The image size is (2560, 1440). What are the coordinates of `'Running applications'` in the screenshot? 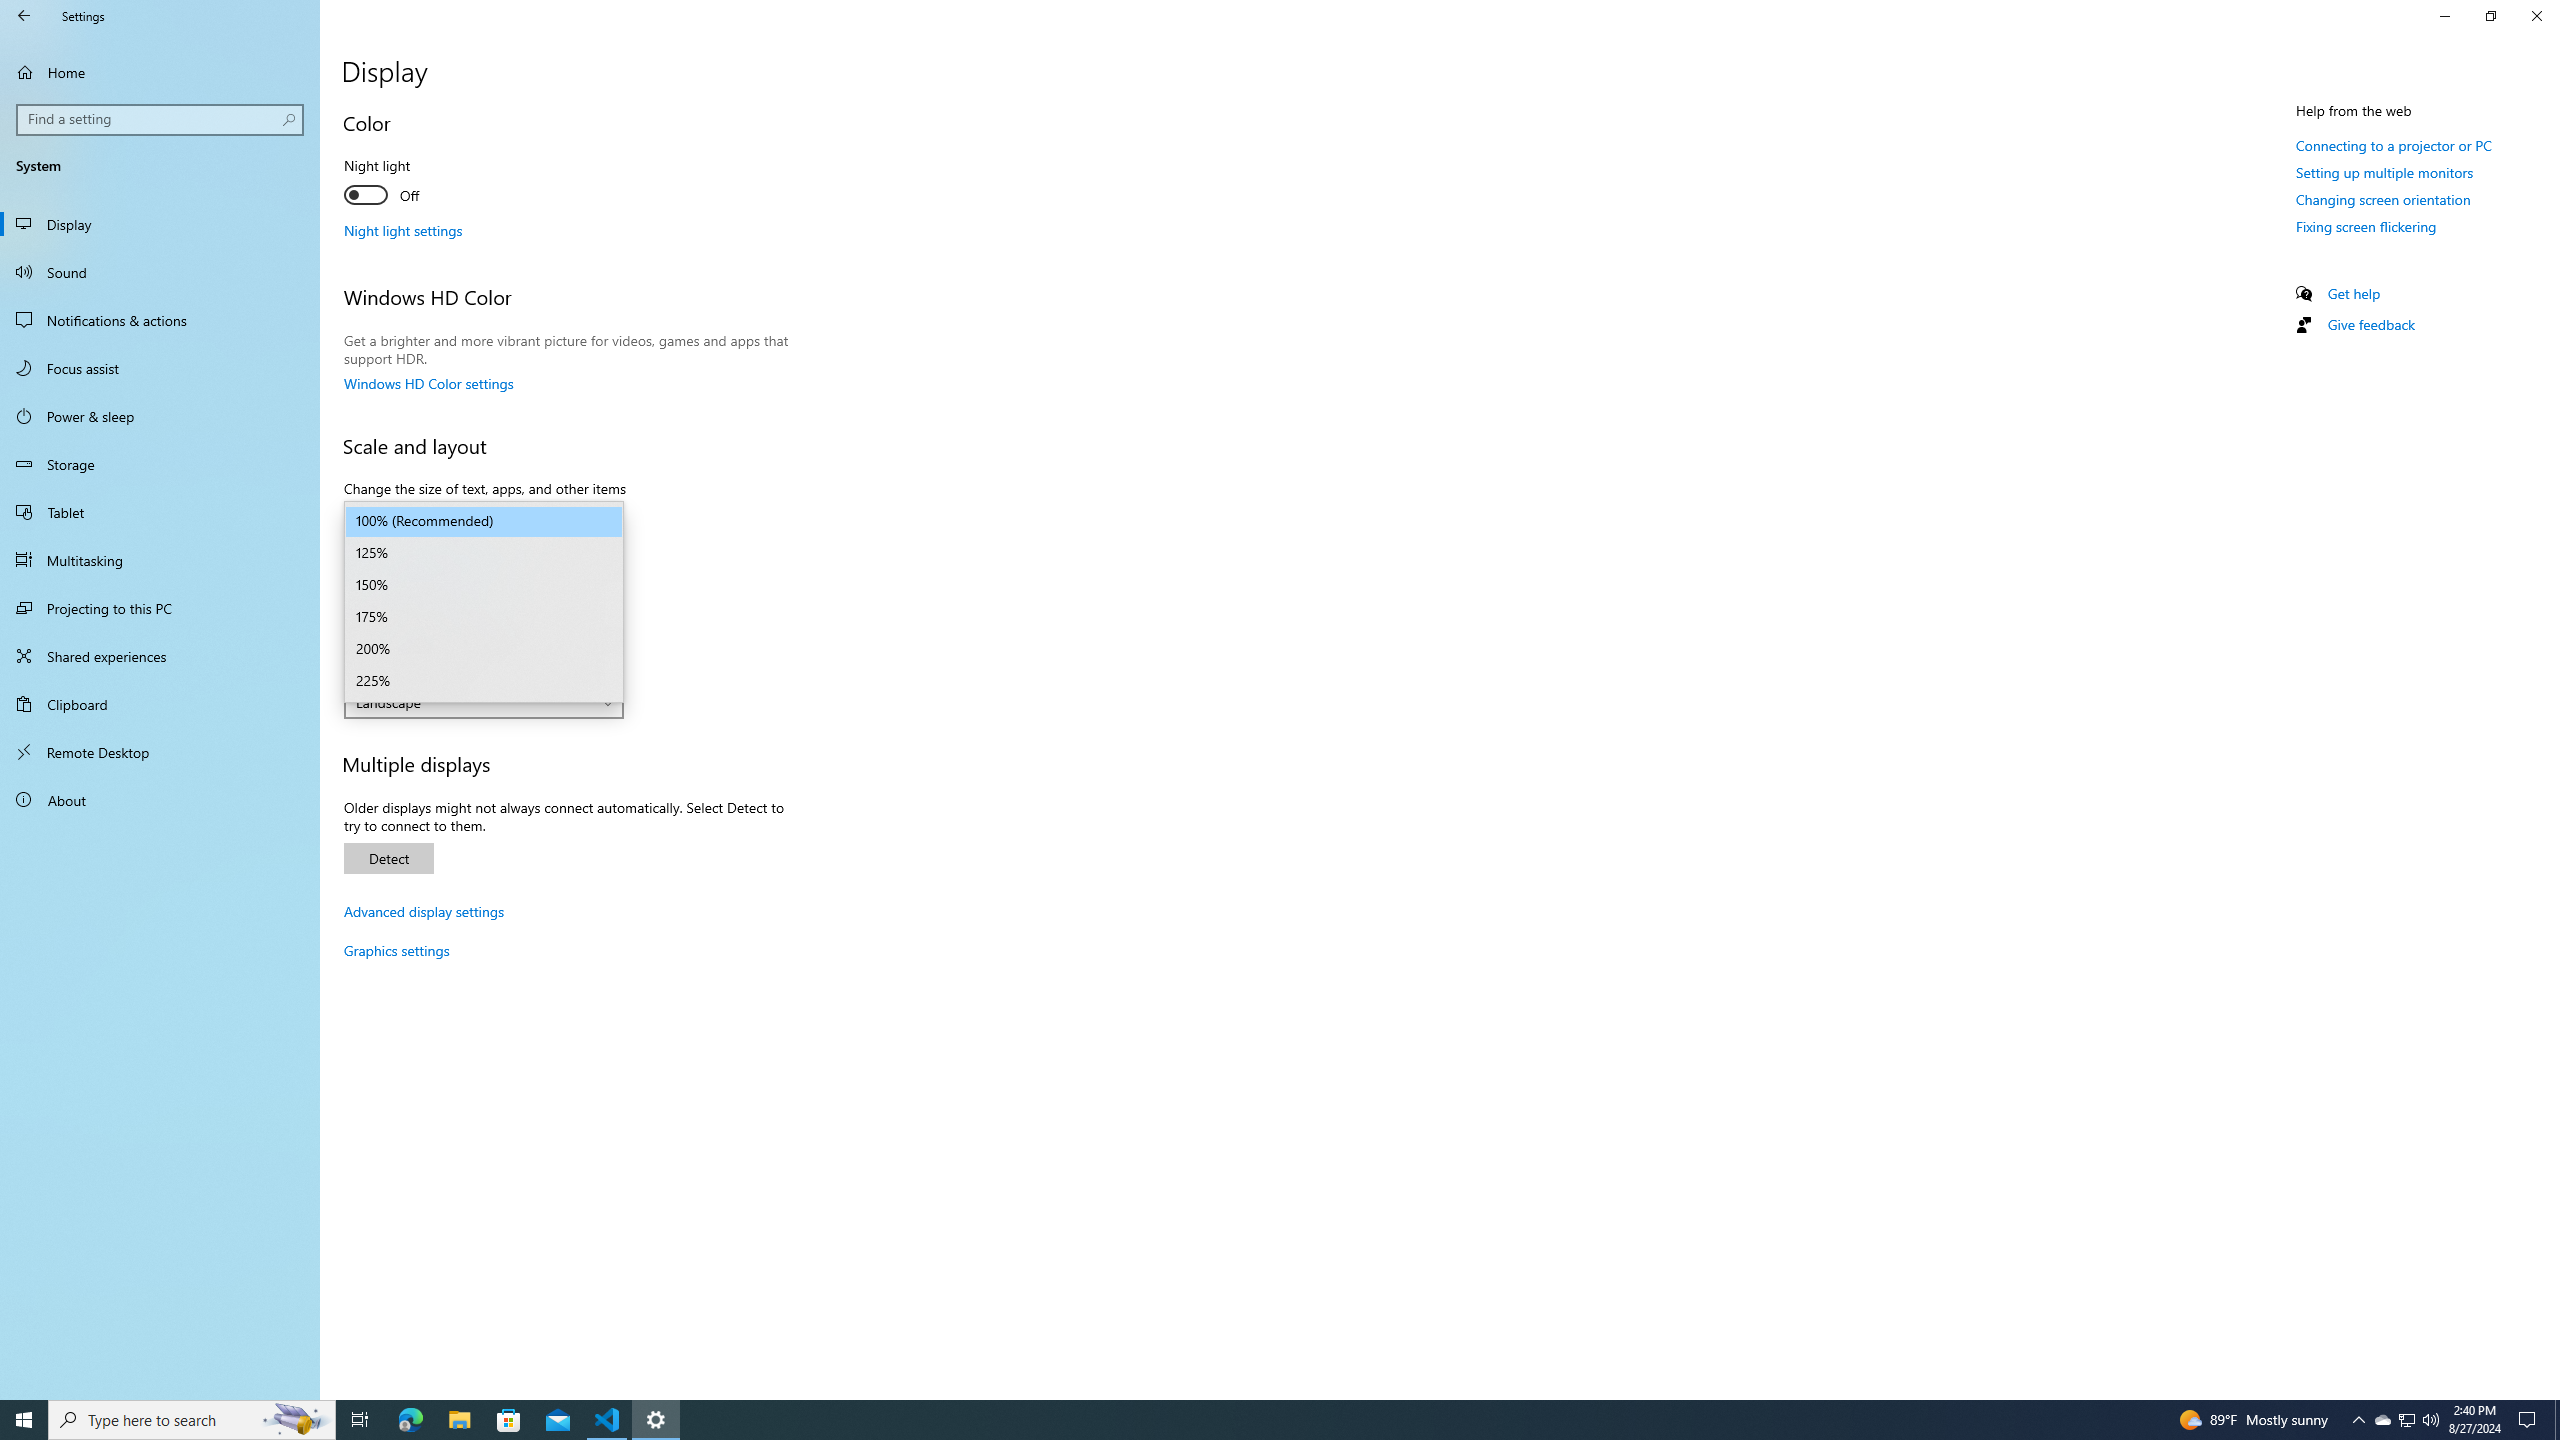 It's located at (1261, 1418).